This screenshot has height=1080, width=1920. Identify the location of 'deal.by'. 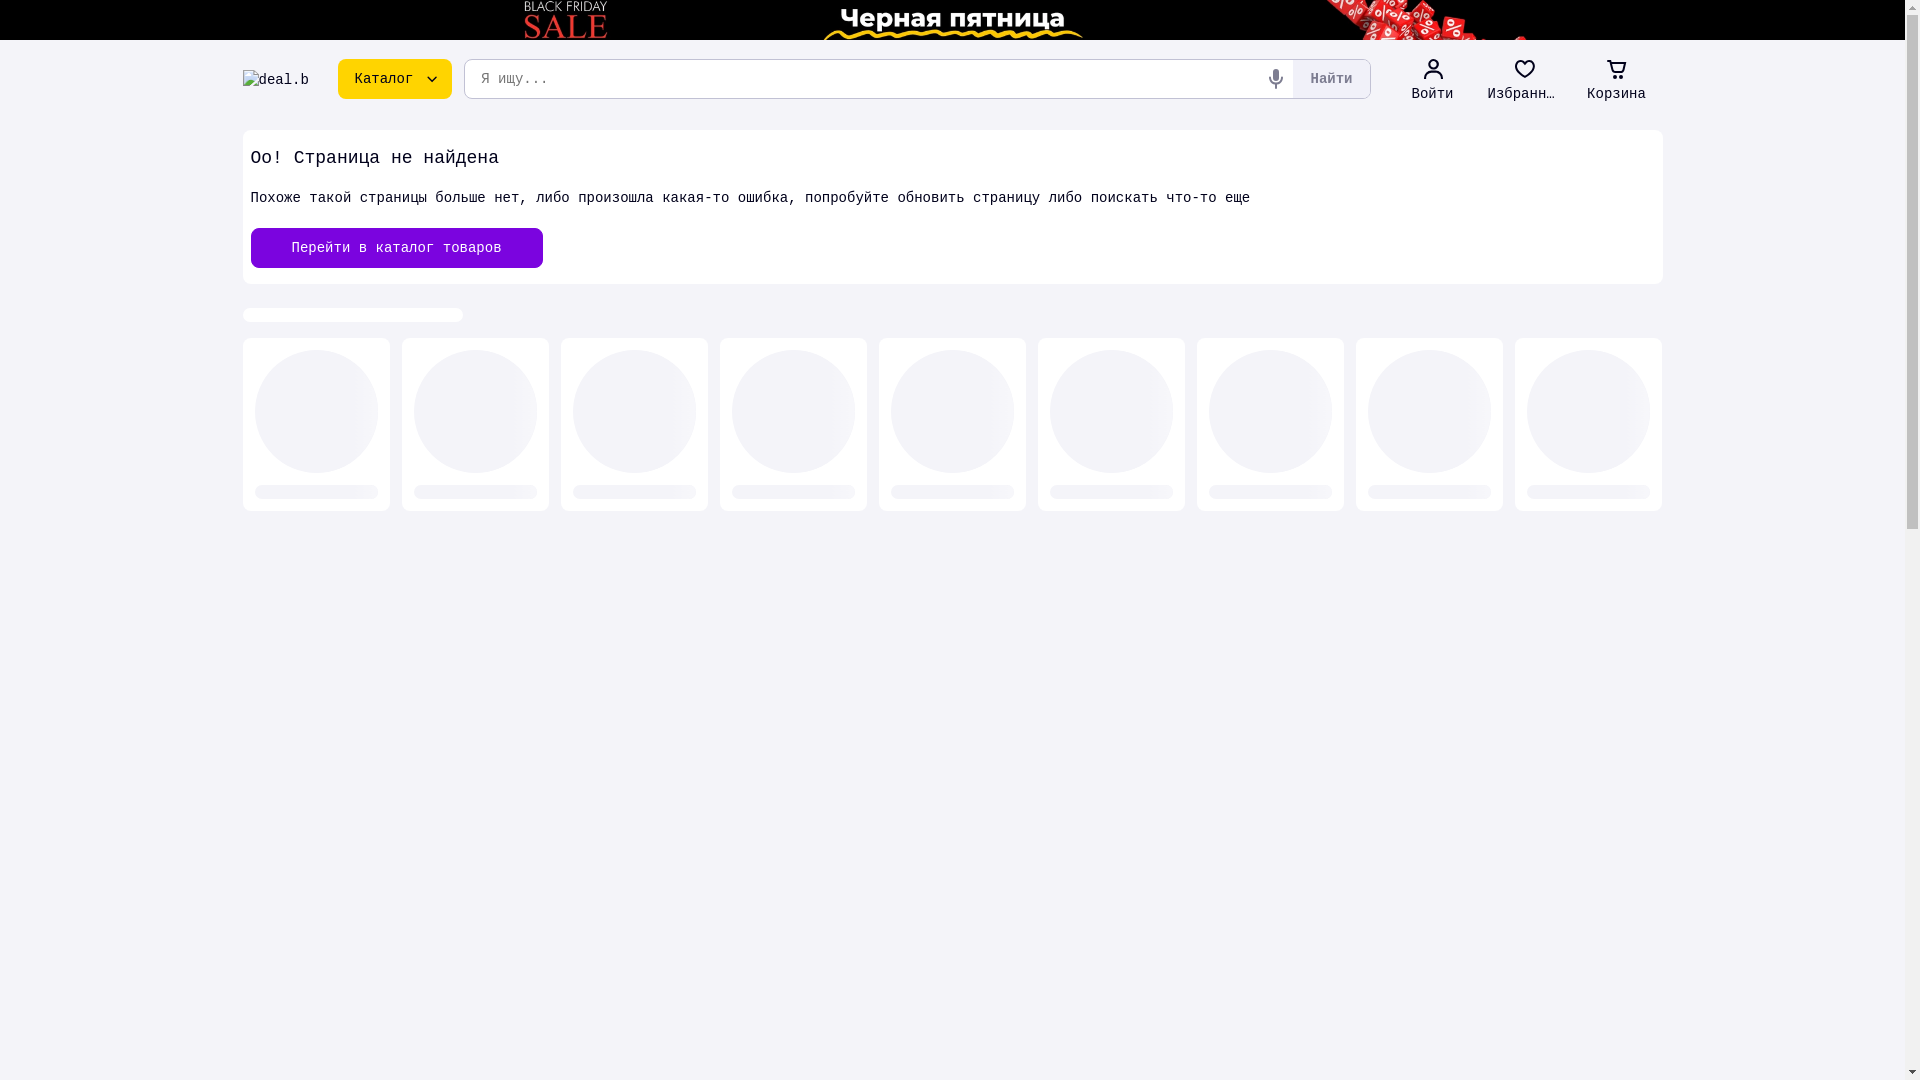
(274, 77).